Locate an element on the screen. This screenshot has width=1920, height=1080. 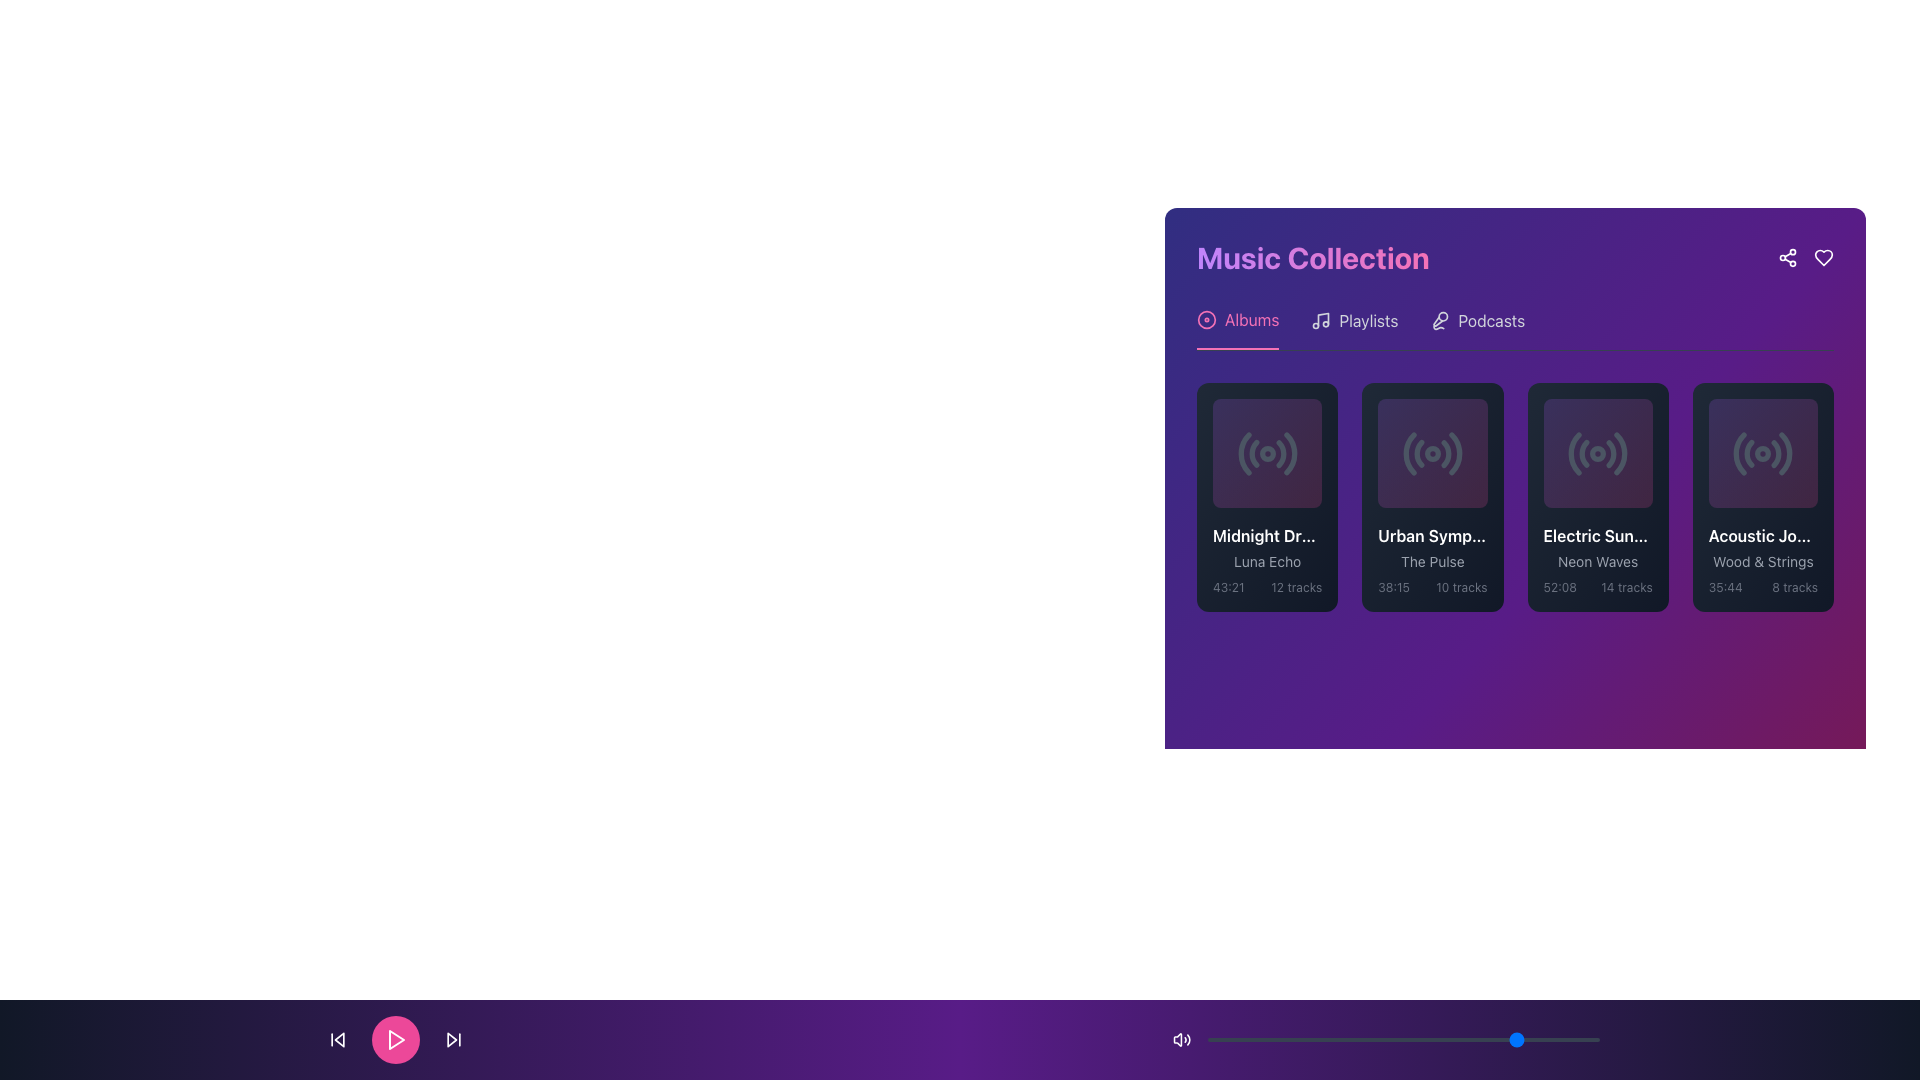
the text label 'Luna Echo' is located at coordinates (1266, 562).